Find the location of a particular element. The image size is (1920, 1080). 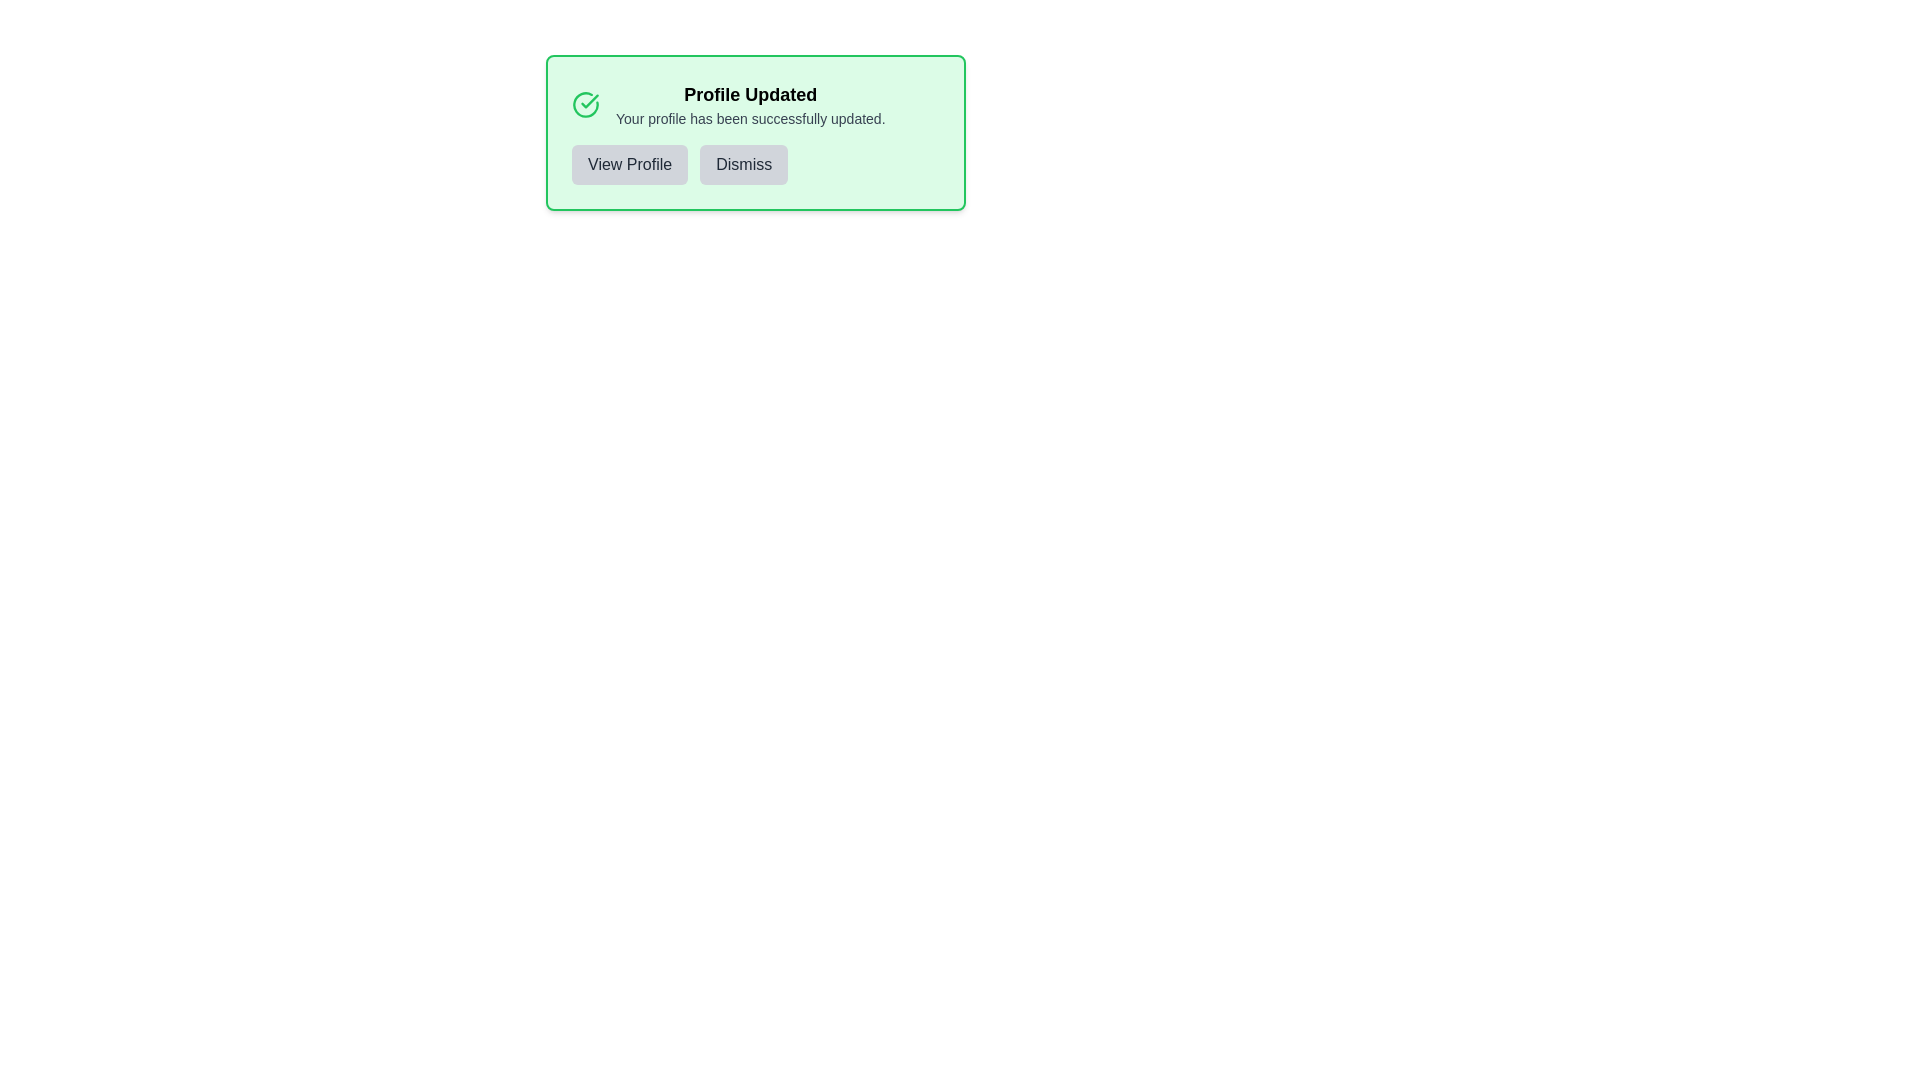

the green checkmark icon within the notification message box indicating a successful operation, located at the top left corner near the title text 'Profile Updated' is located at coordinates (589, 101).